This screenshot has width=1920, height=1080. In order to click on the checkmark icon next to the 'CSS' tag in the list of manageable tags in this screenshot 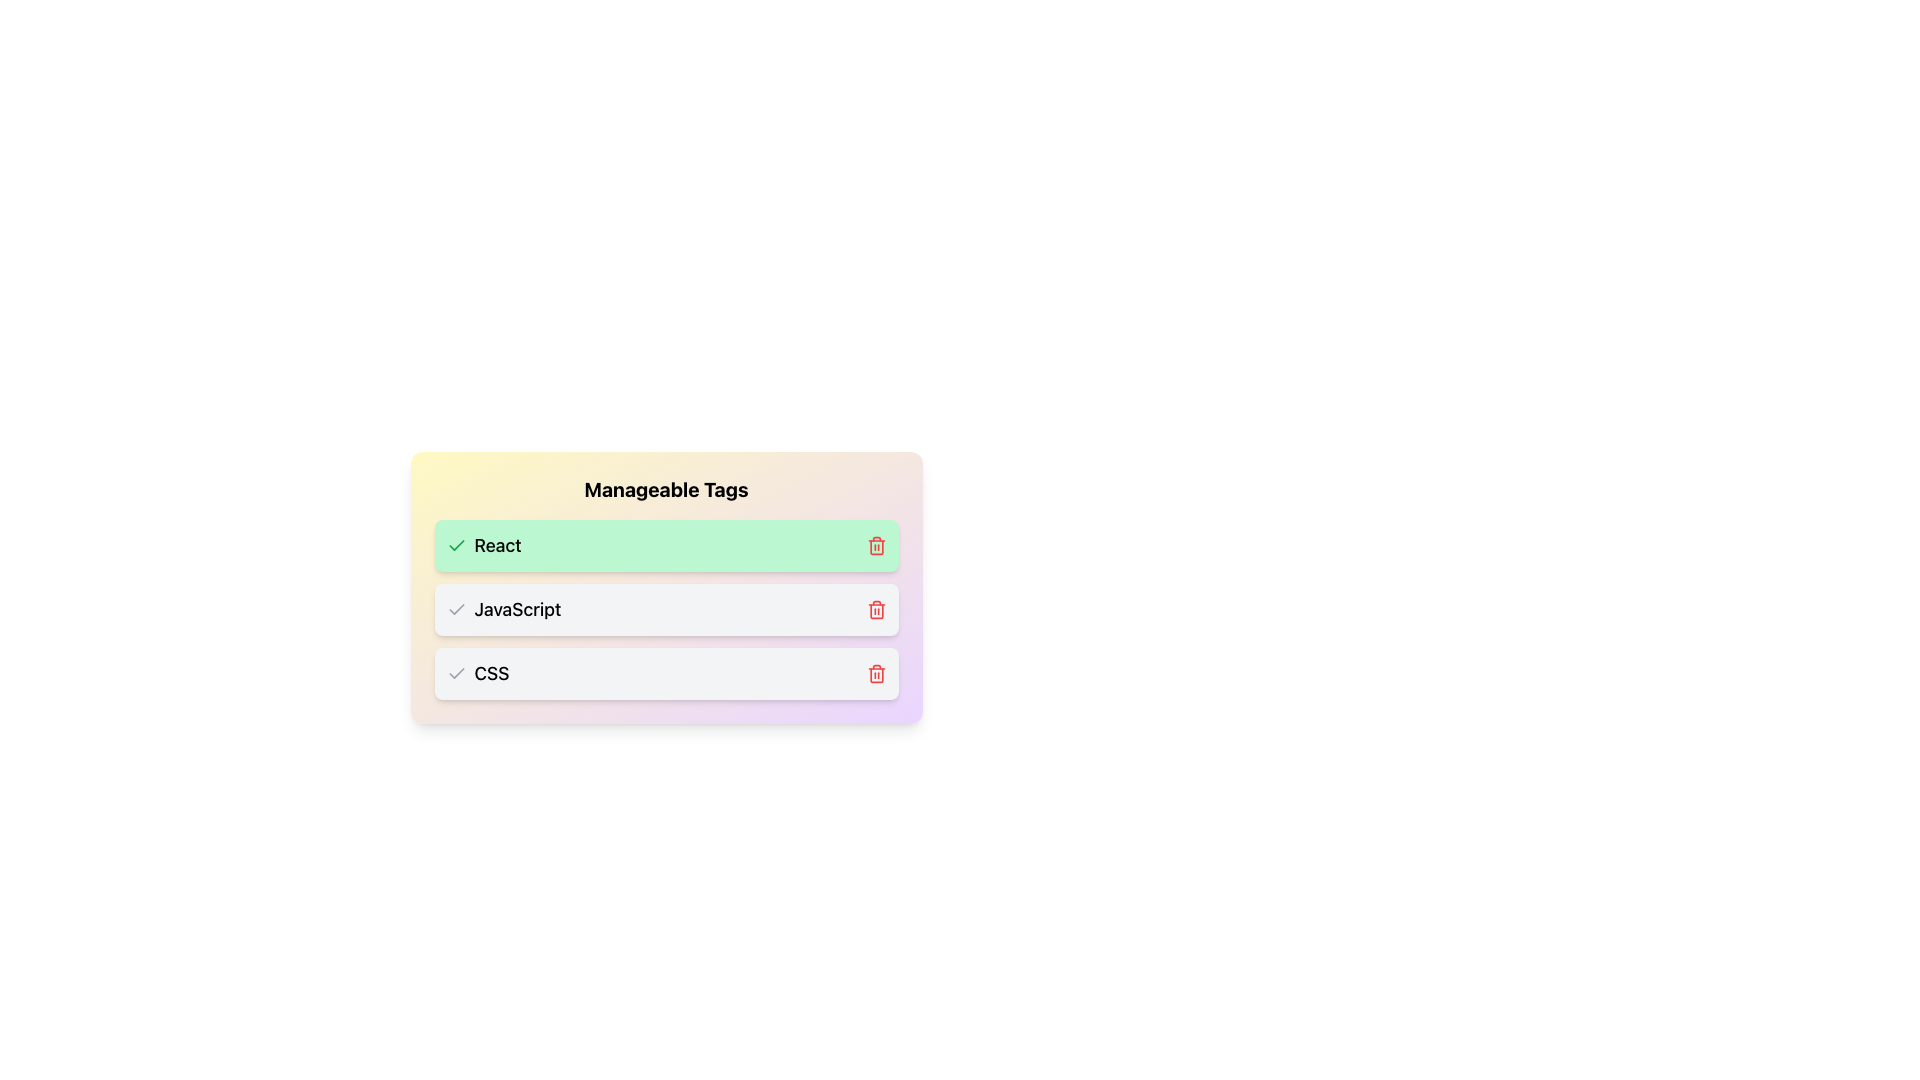, I will do `click(477, 674)`.